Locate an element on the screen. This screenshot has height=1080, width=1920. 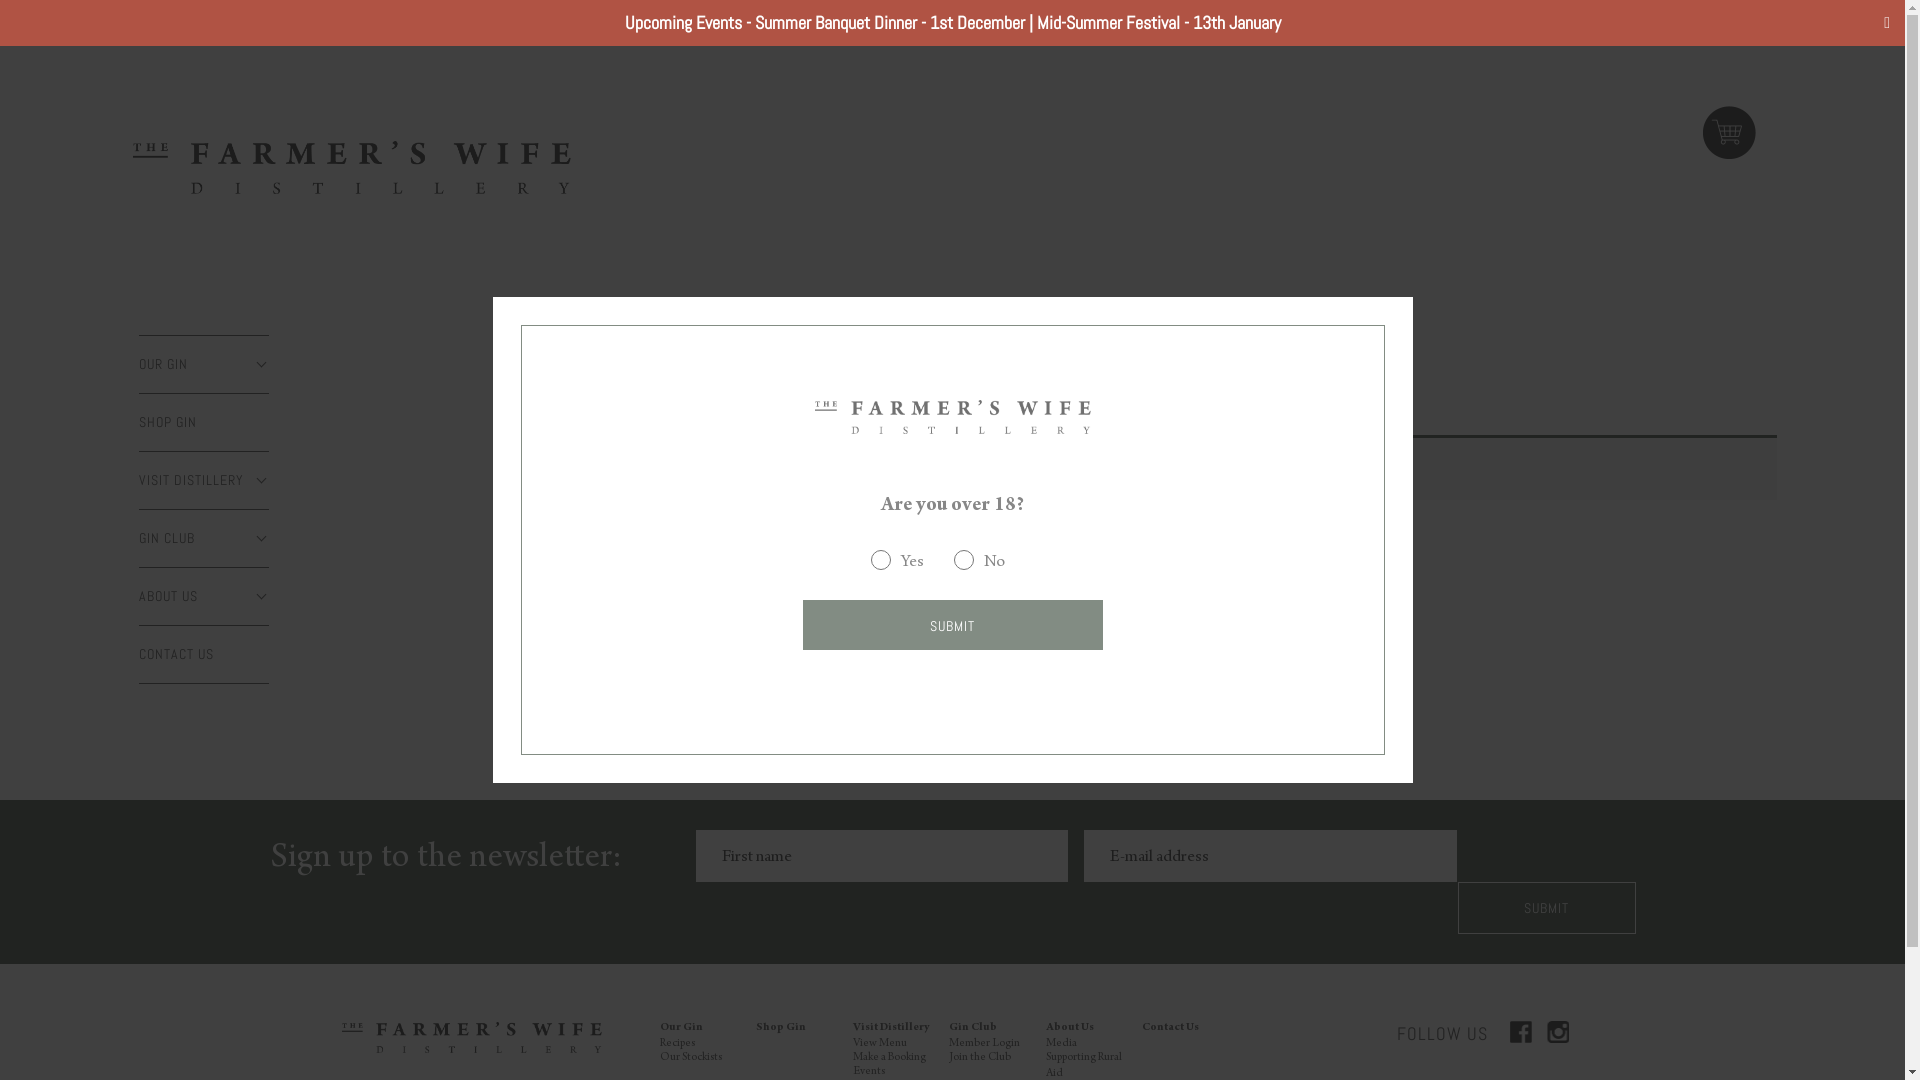
'CONTACT US' is located at coordinates (138, 654).